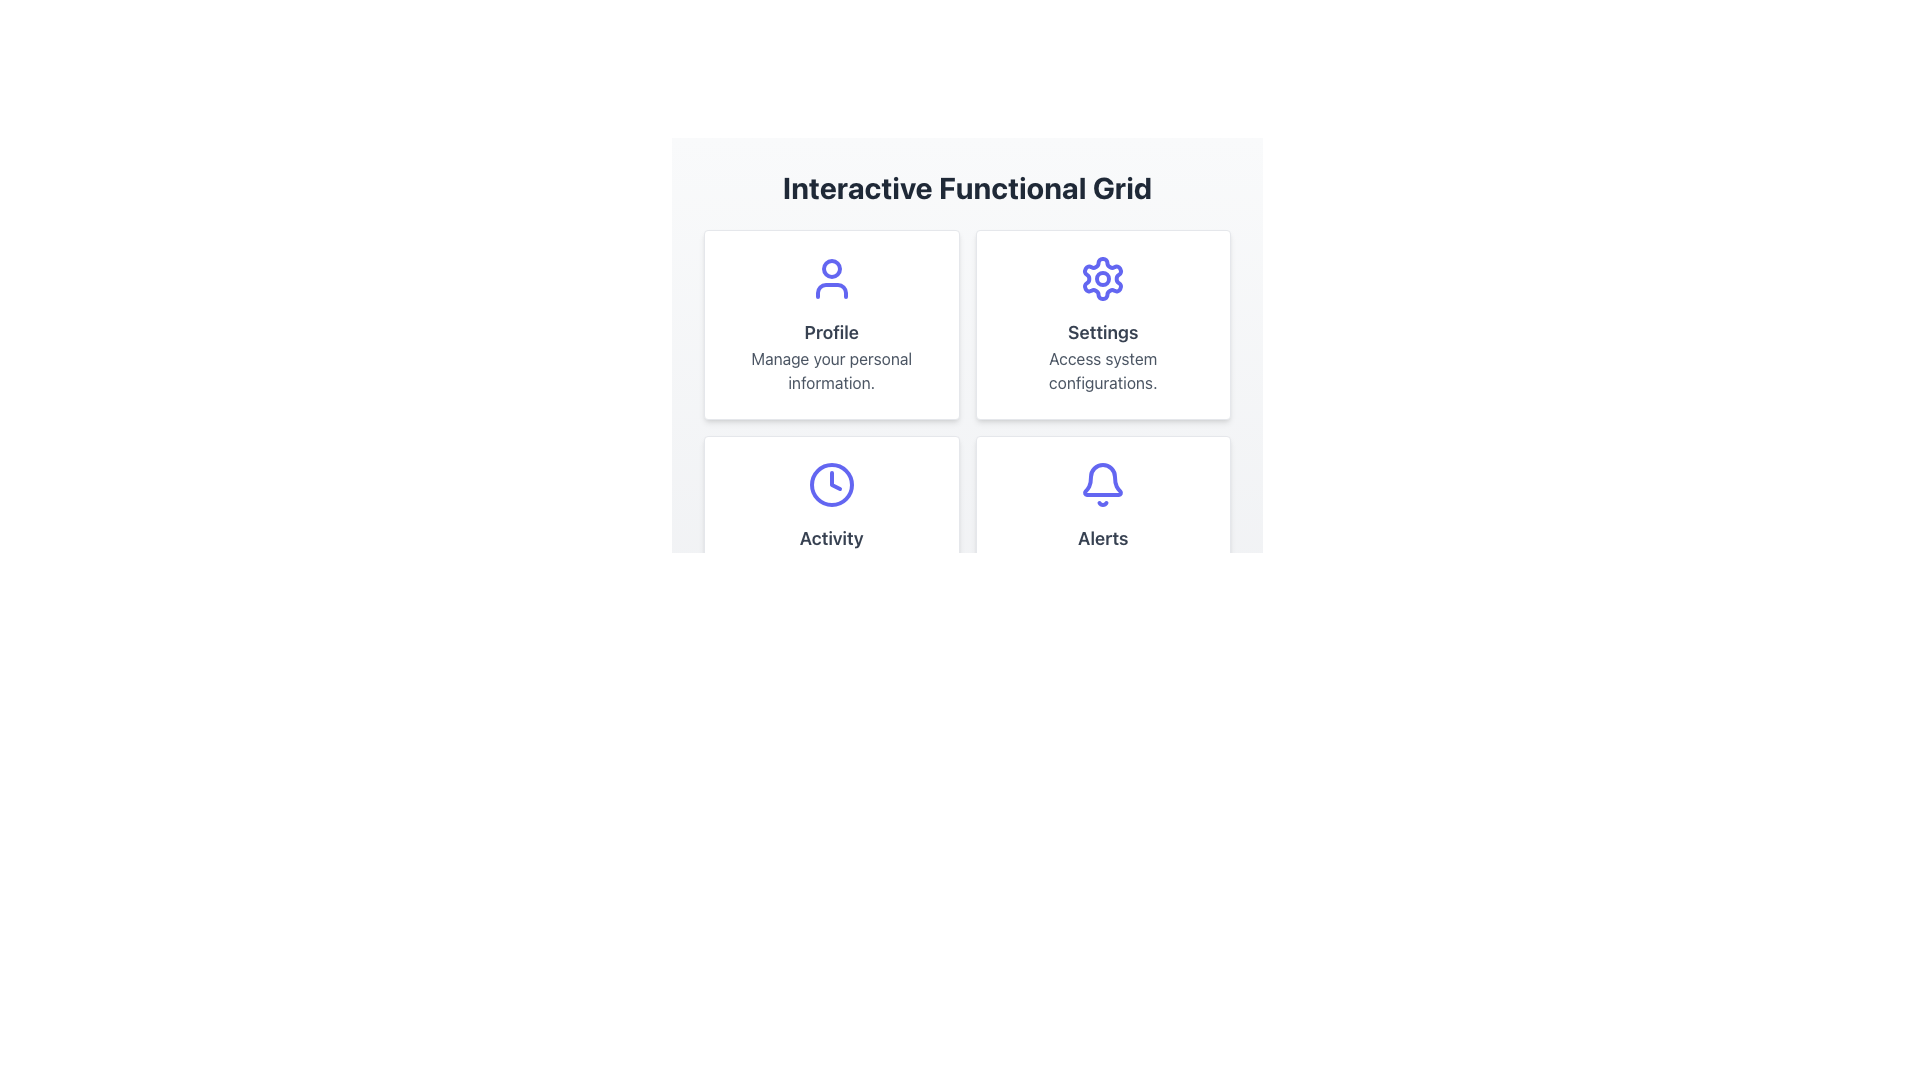 Image resolution: width=1920 pixels, height=1080 pixels. I want to click on the decorative SVG circle component located at the center of the user icon, situated beneath the title 'Interactive Functional Grid' and above the text 'Profile', so click(831, 268).